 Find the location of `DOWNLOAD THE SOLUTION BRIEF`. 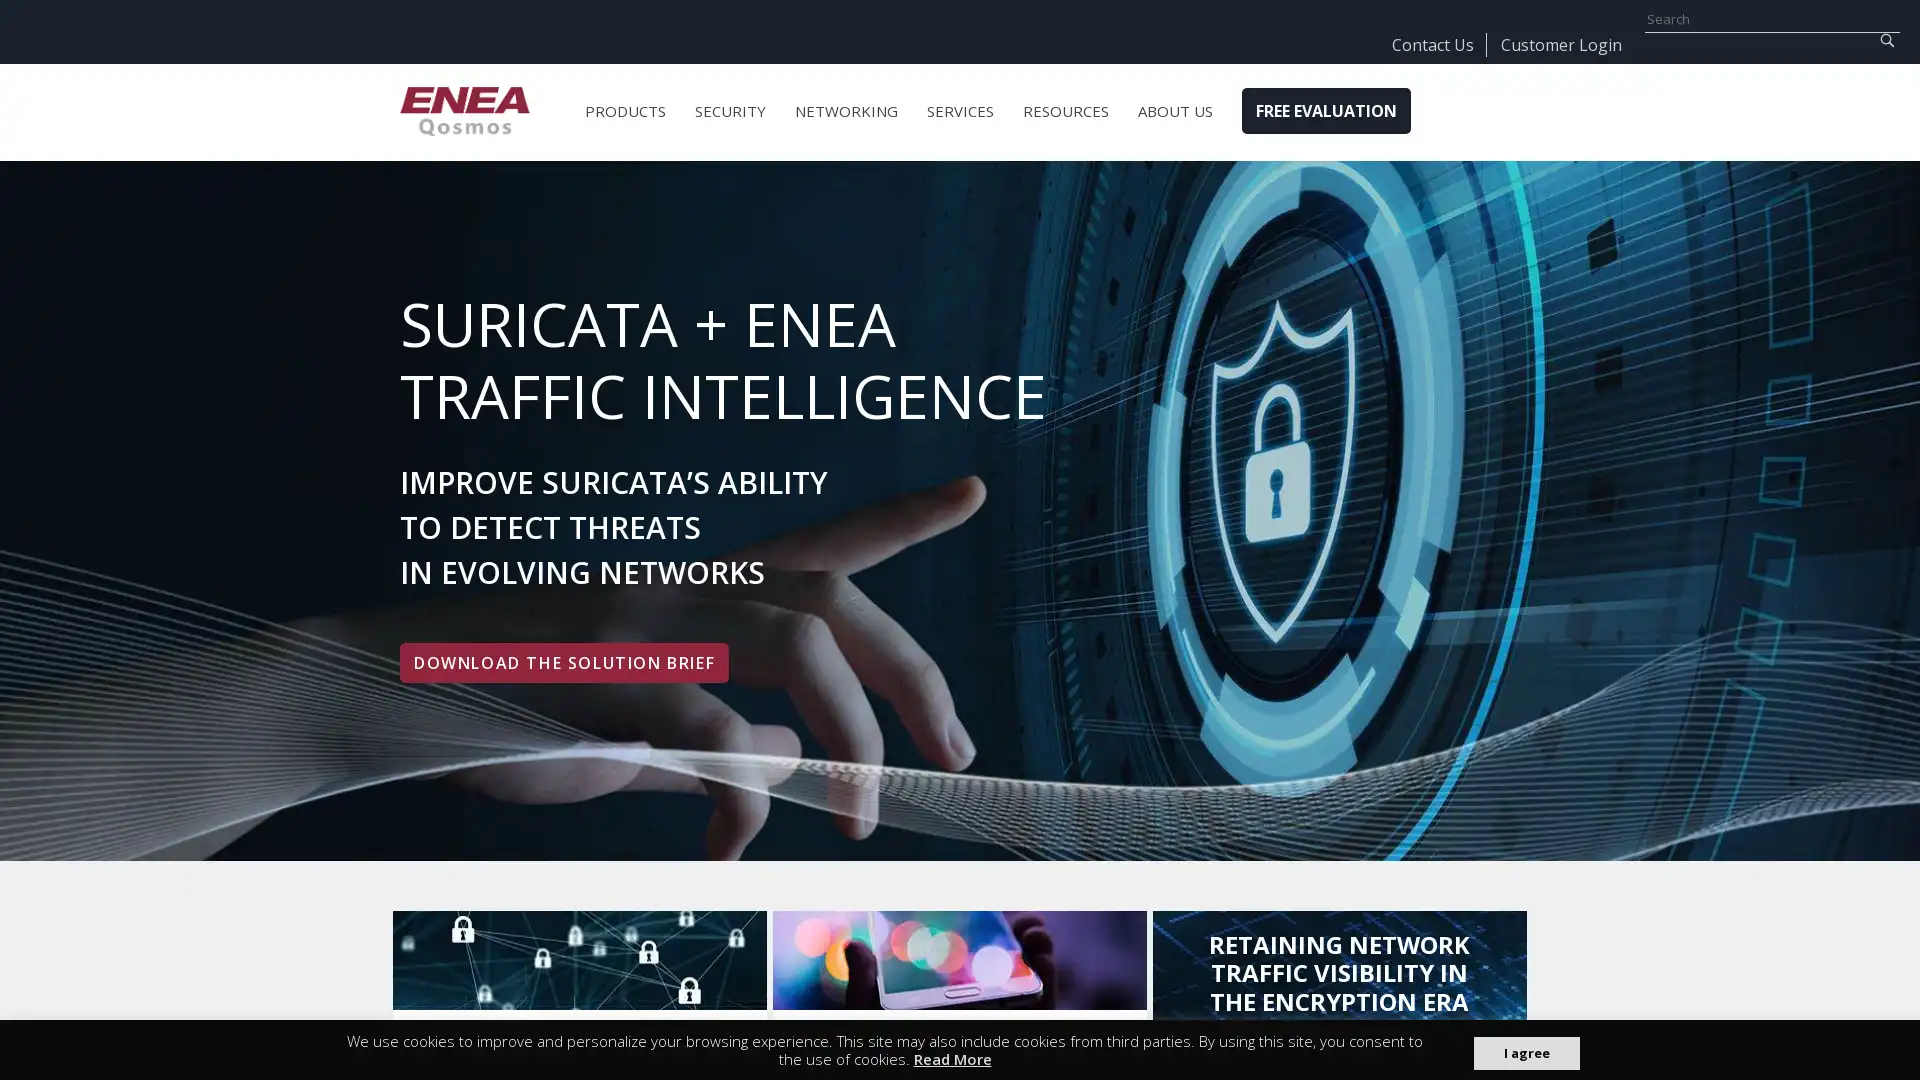

DOWNLOAD THE SOLUTION BRIEF is located at coordinates (563, 663).